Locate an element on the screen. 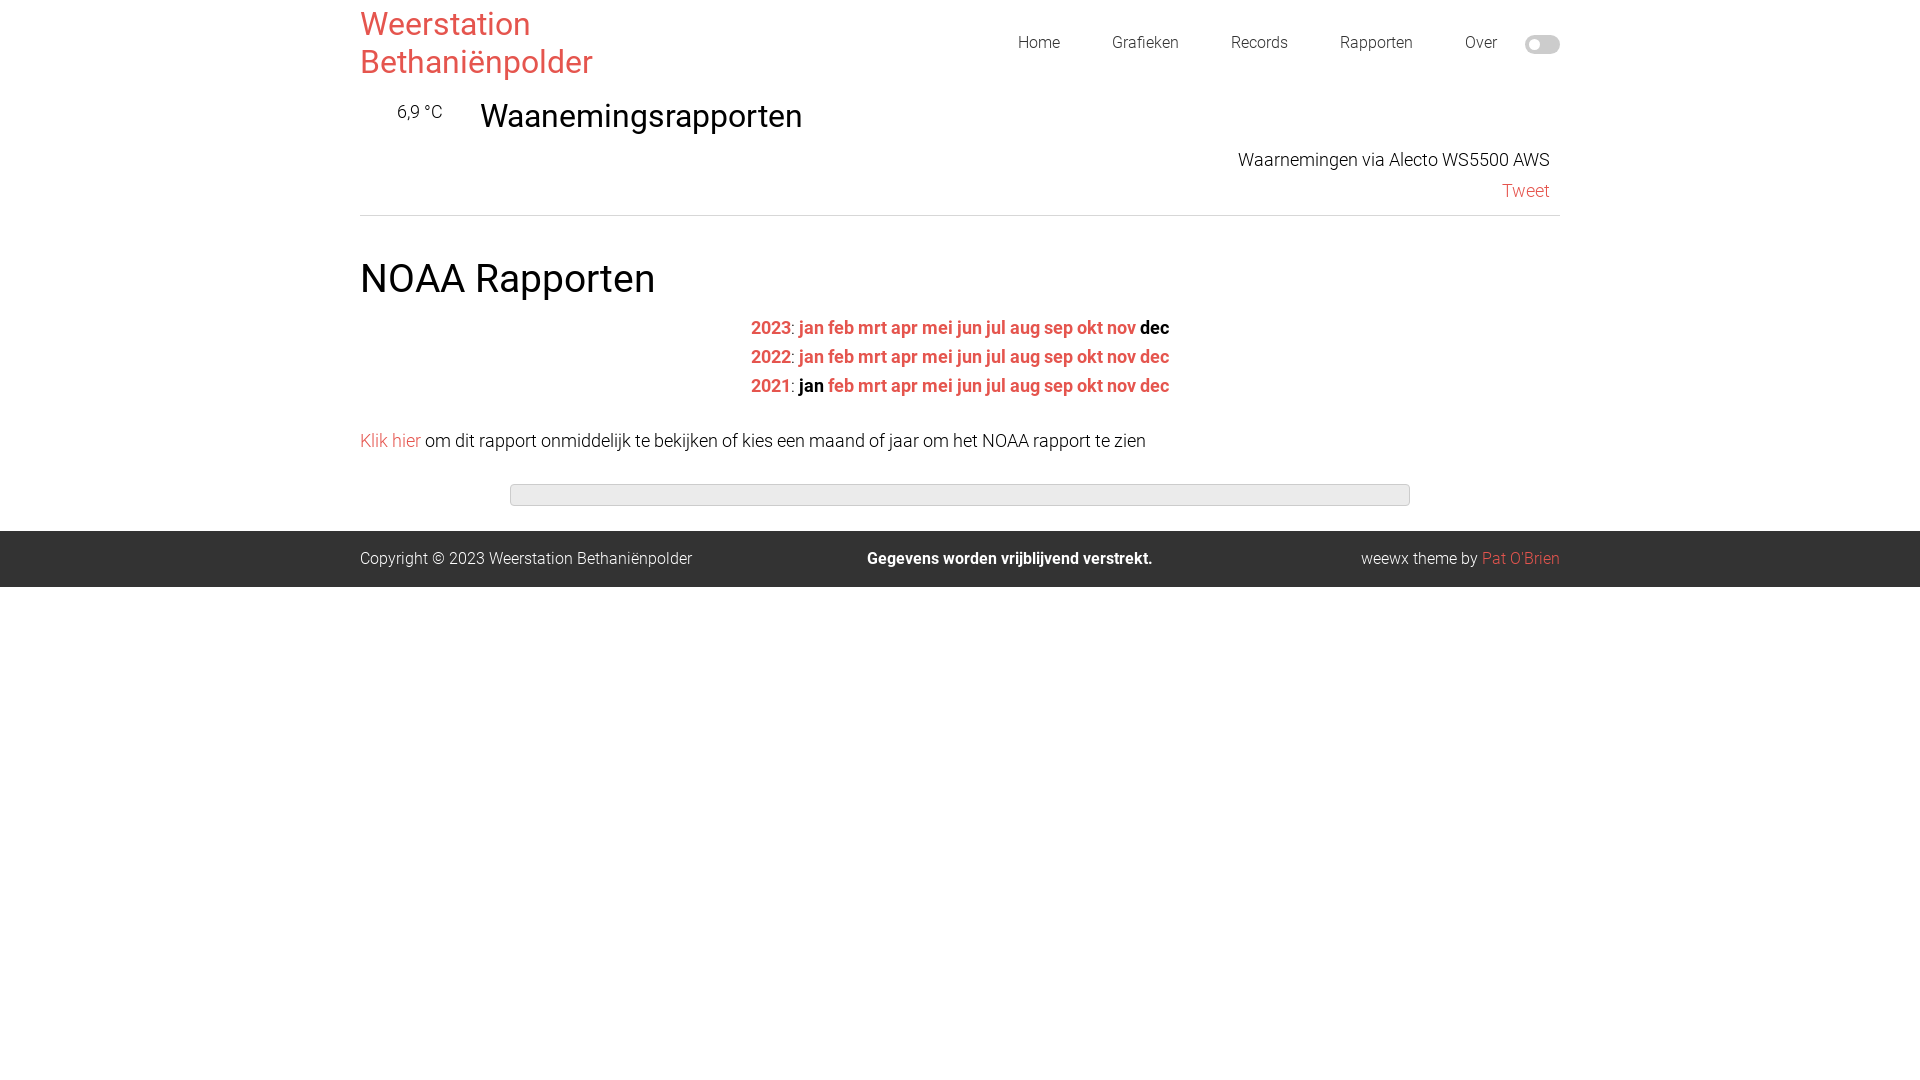 The image size is (1920, 1080). 'dec' is located at coordinates (1154, 385).